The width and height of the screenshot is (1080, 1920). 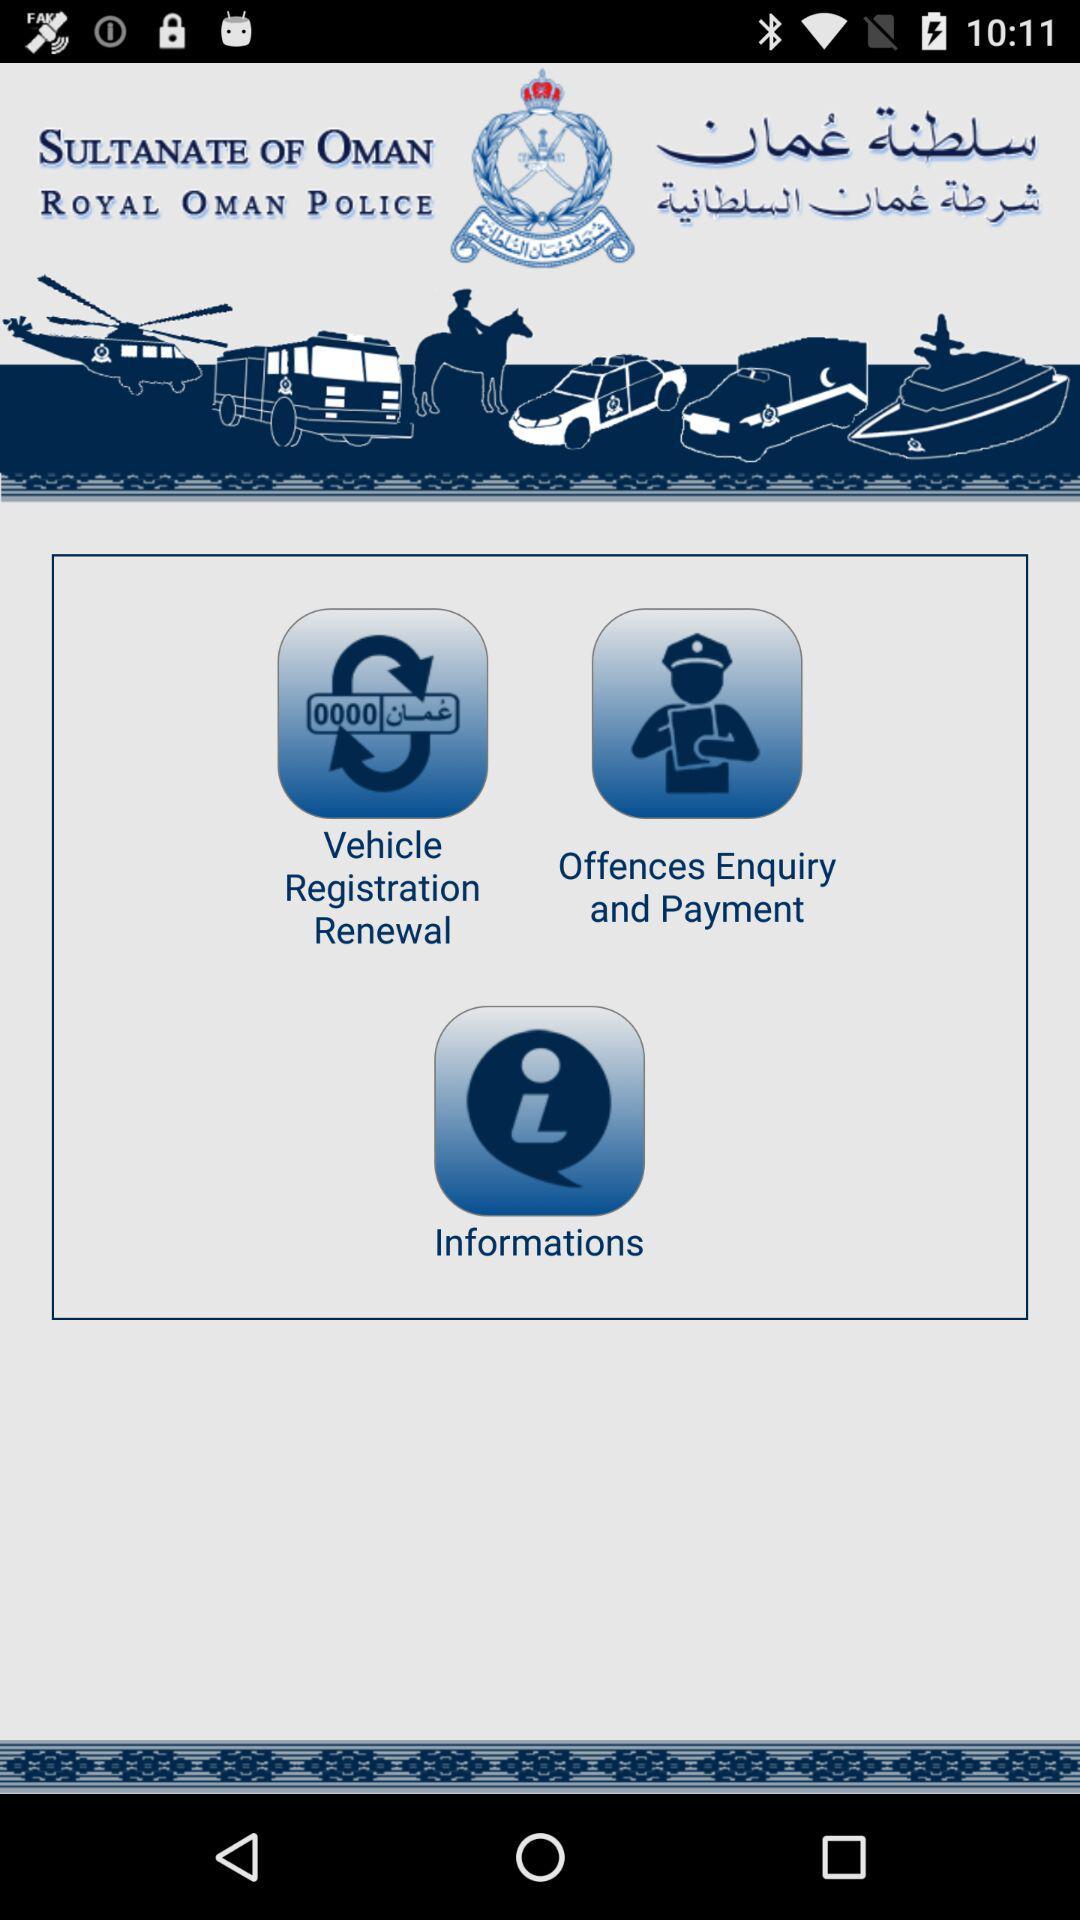 I want to click on app above the vehicle registration renewal app, so click(x=382, y=713).